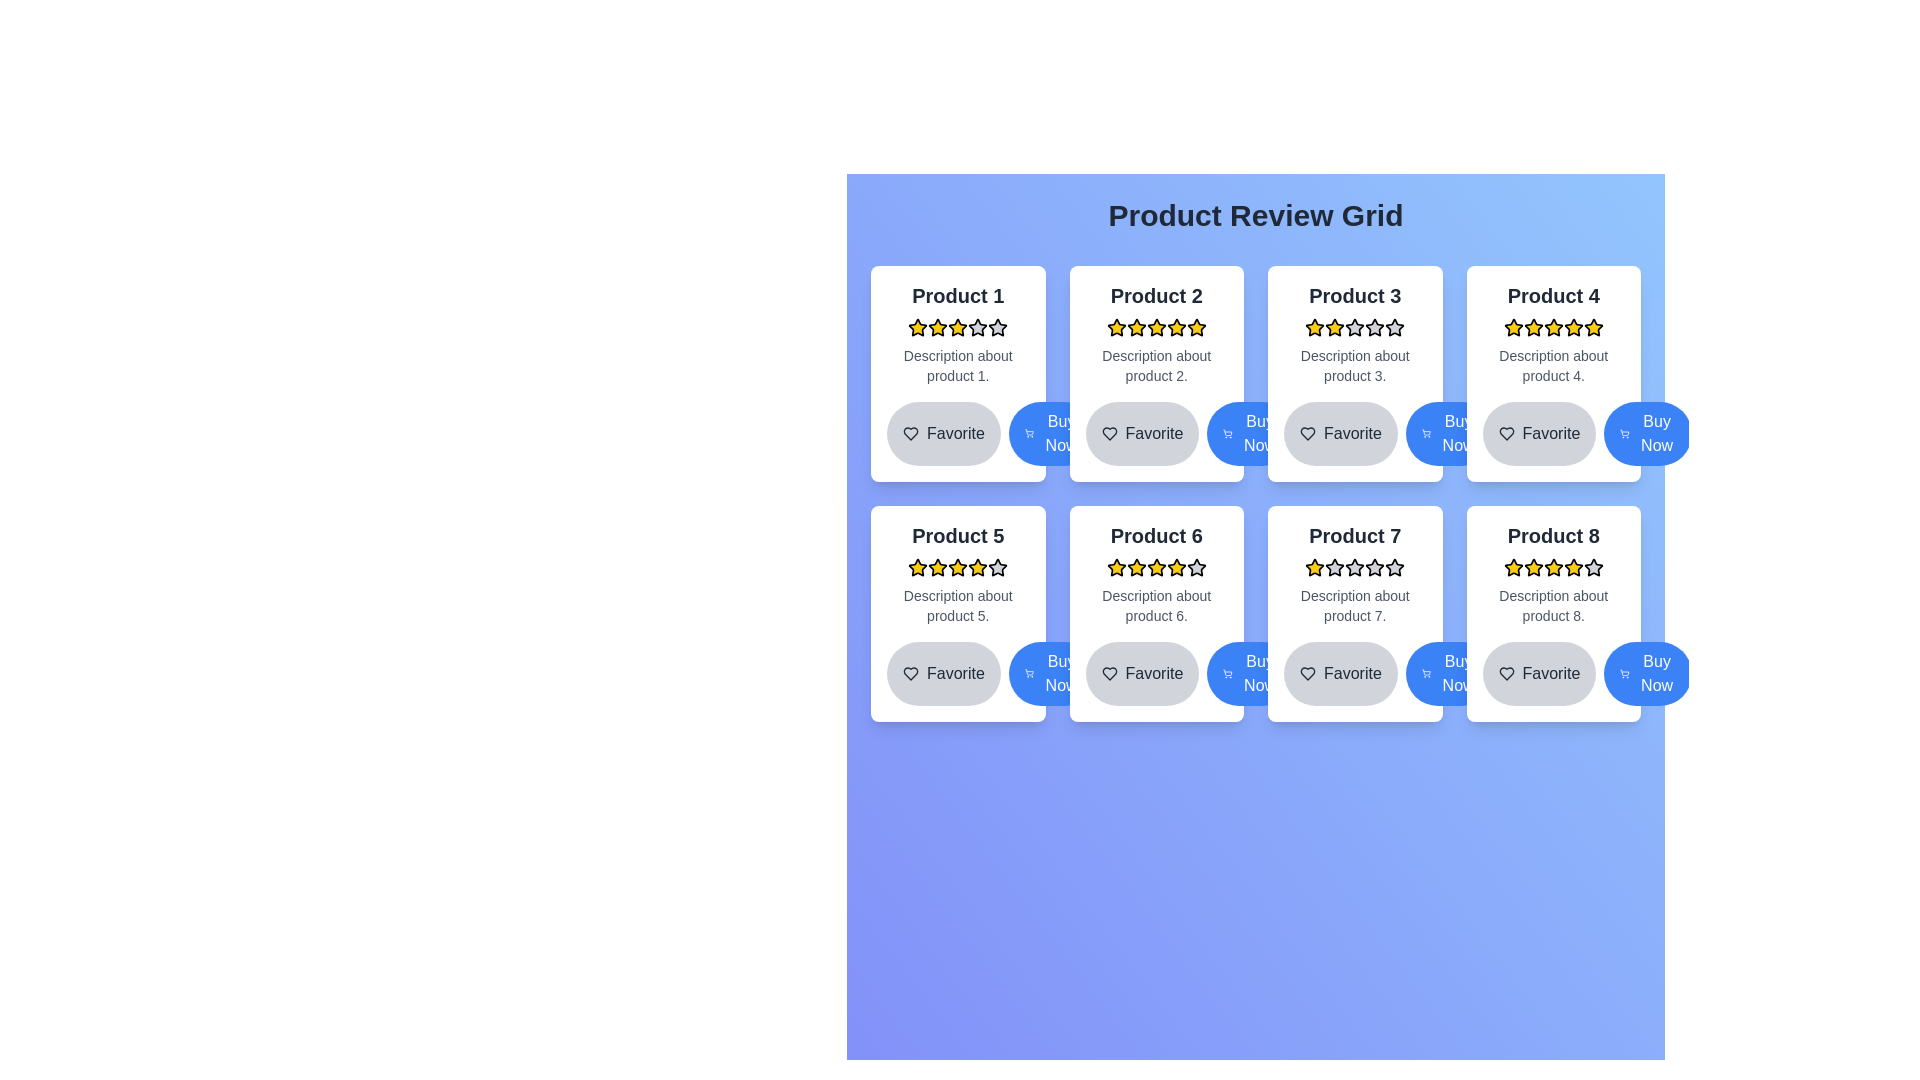  Describe the element at coordinates (1532, 567) in the screenshot. I see `the third star icon in the rating section of the card for 'Product 8' located in the bottom-right part of the grid layout` at that location.